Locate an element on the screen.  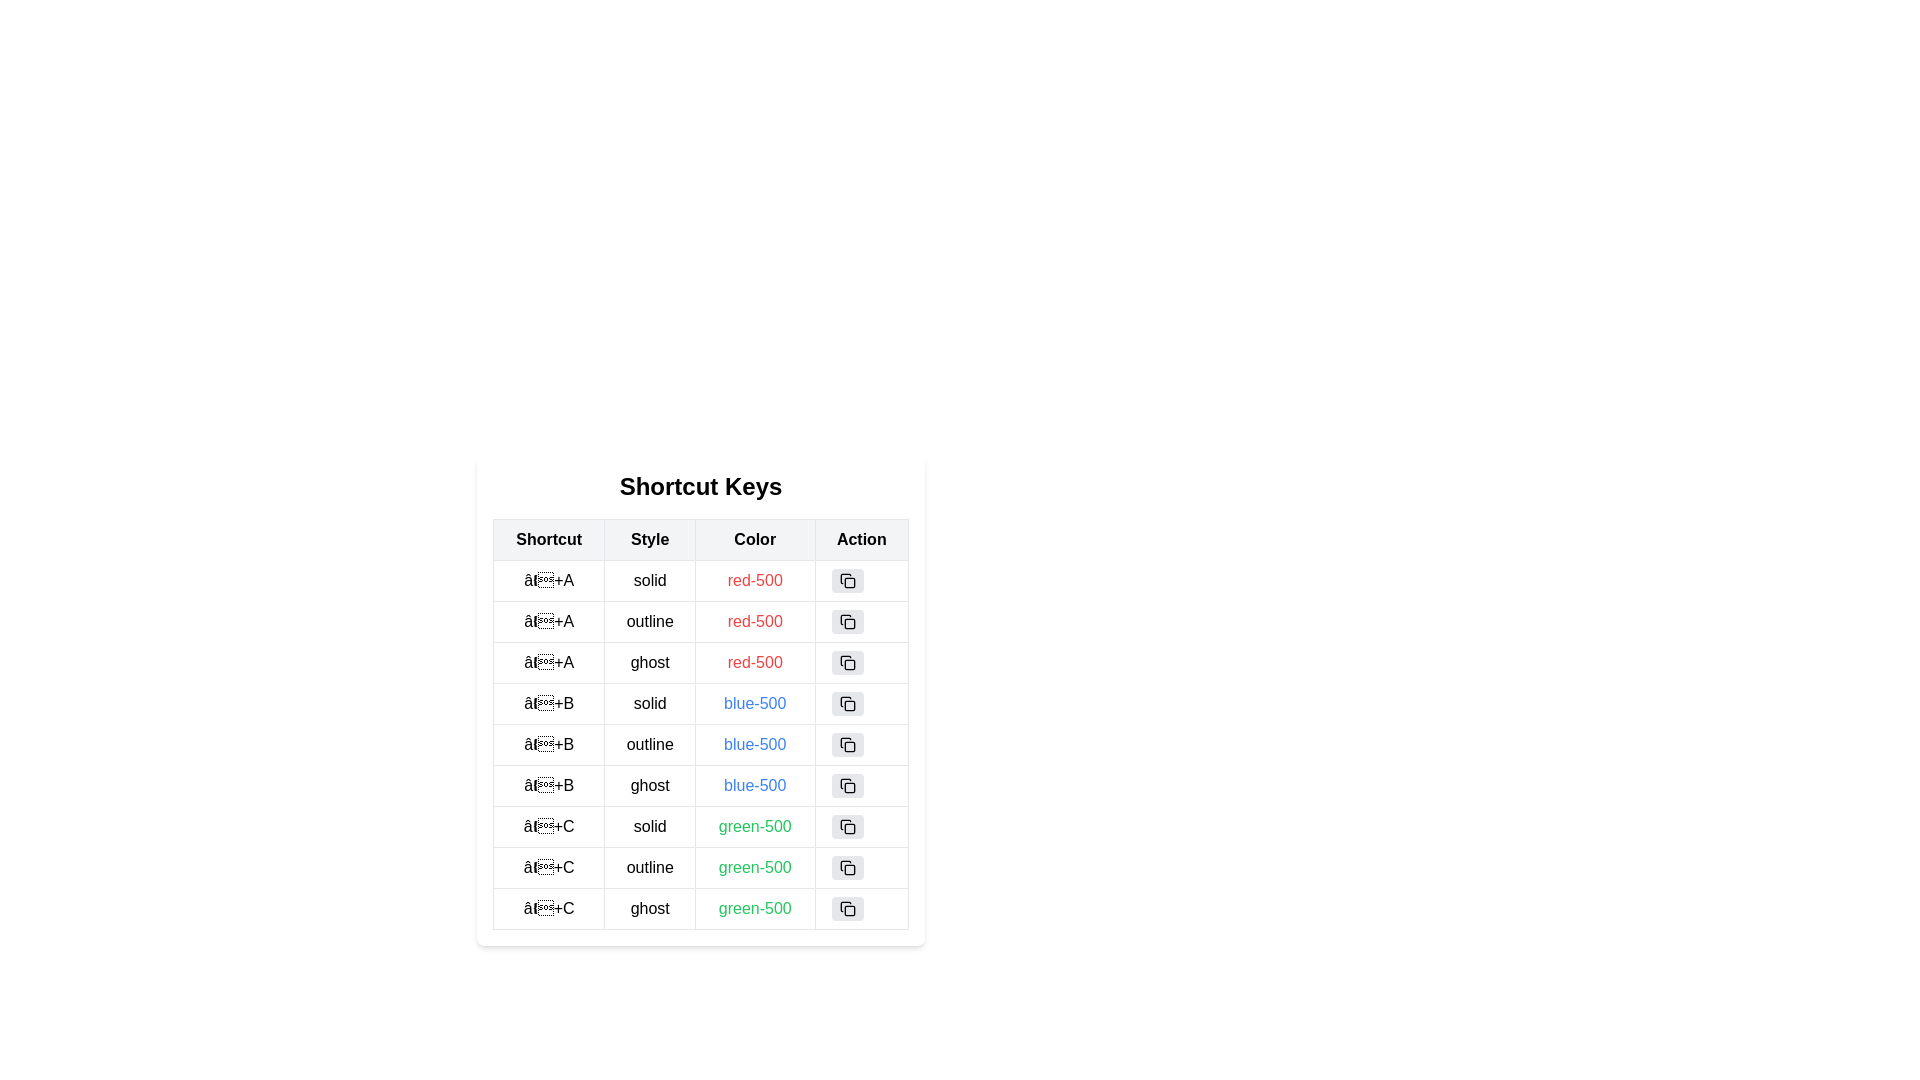
the text label displaying the shortcut key combination '⌘+C', which is styled as 'solid' and colored 'green-500' is located at coordinates (549, 826).